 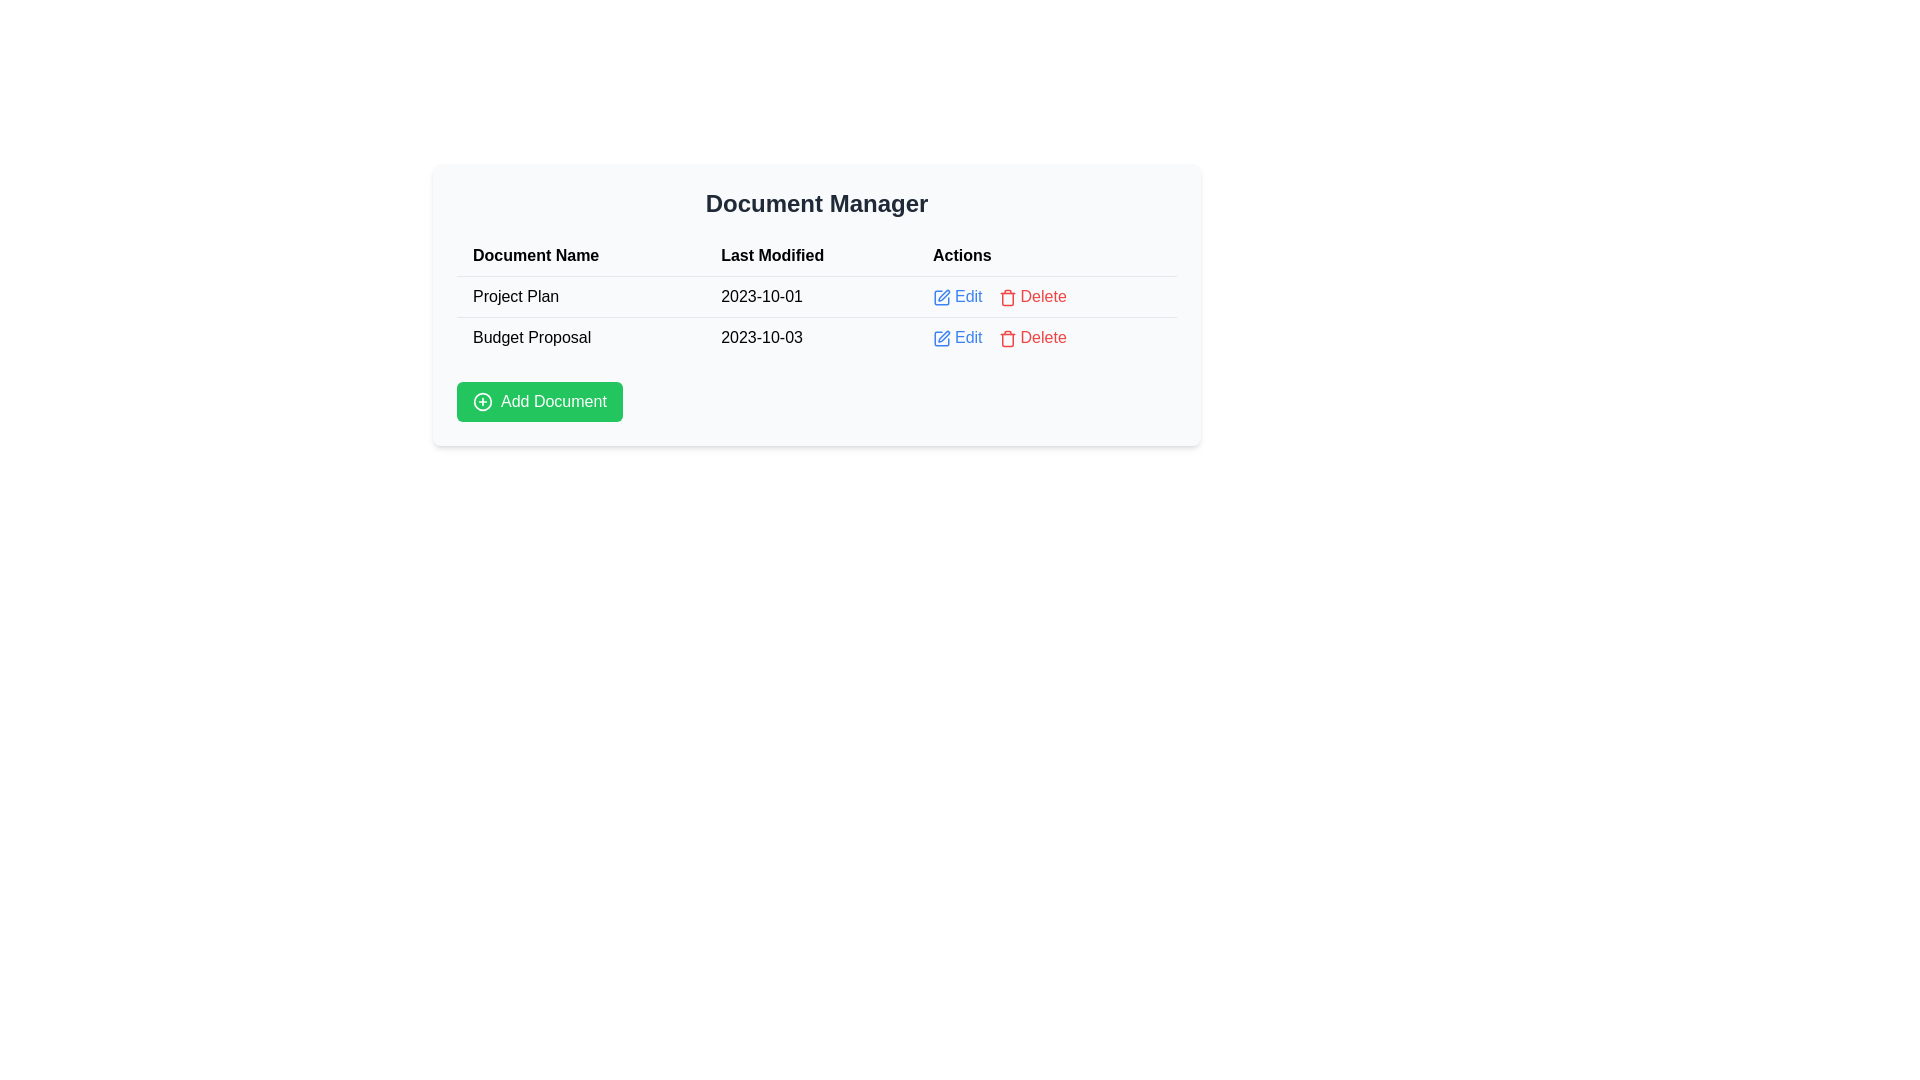 What do you see at coordinates (956, 337) in the screenshot?
I see `the 'Edit' link button styled as a blue hyperlink with a pencil icon` at bounding box center [956, 337].